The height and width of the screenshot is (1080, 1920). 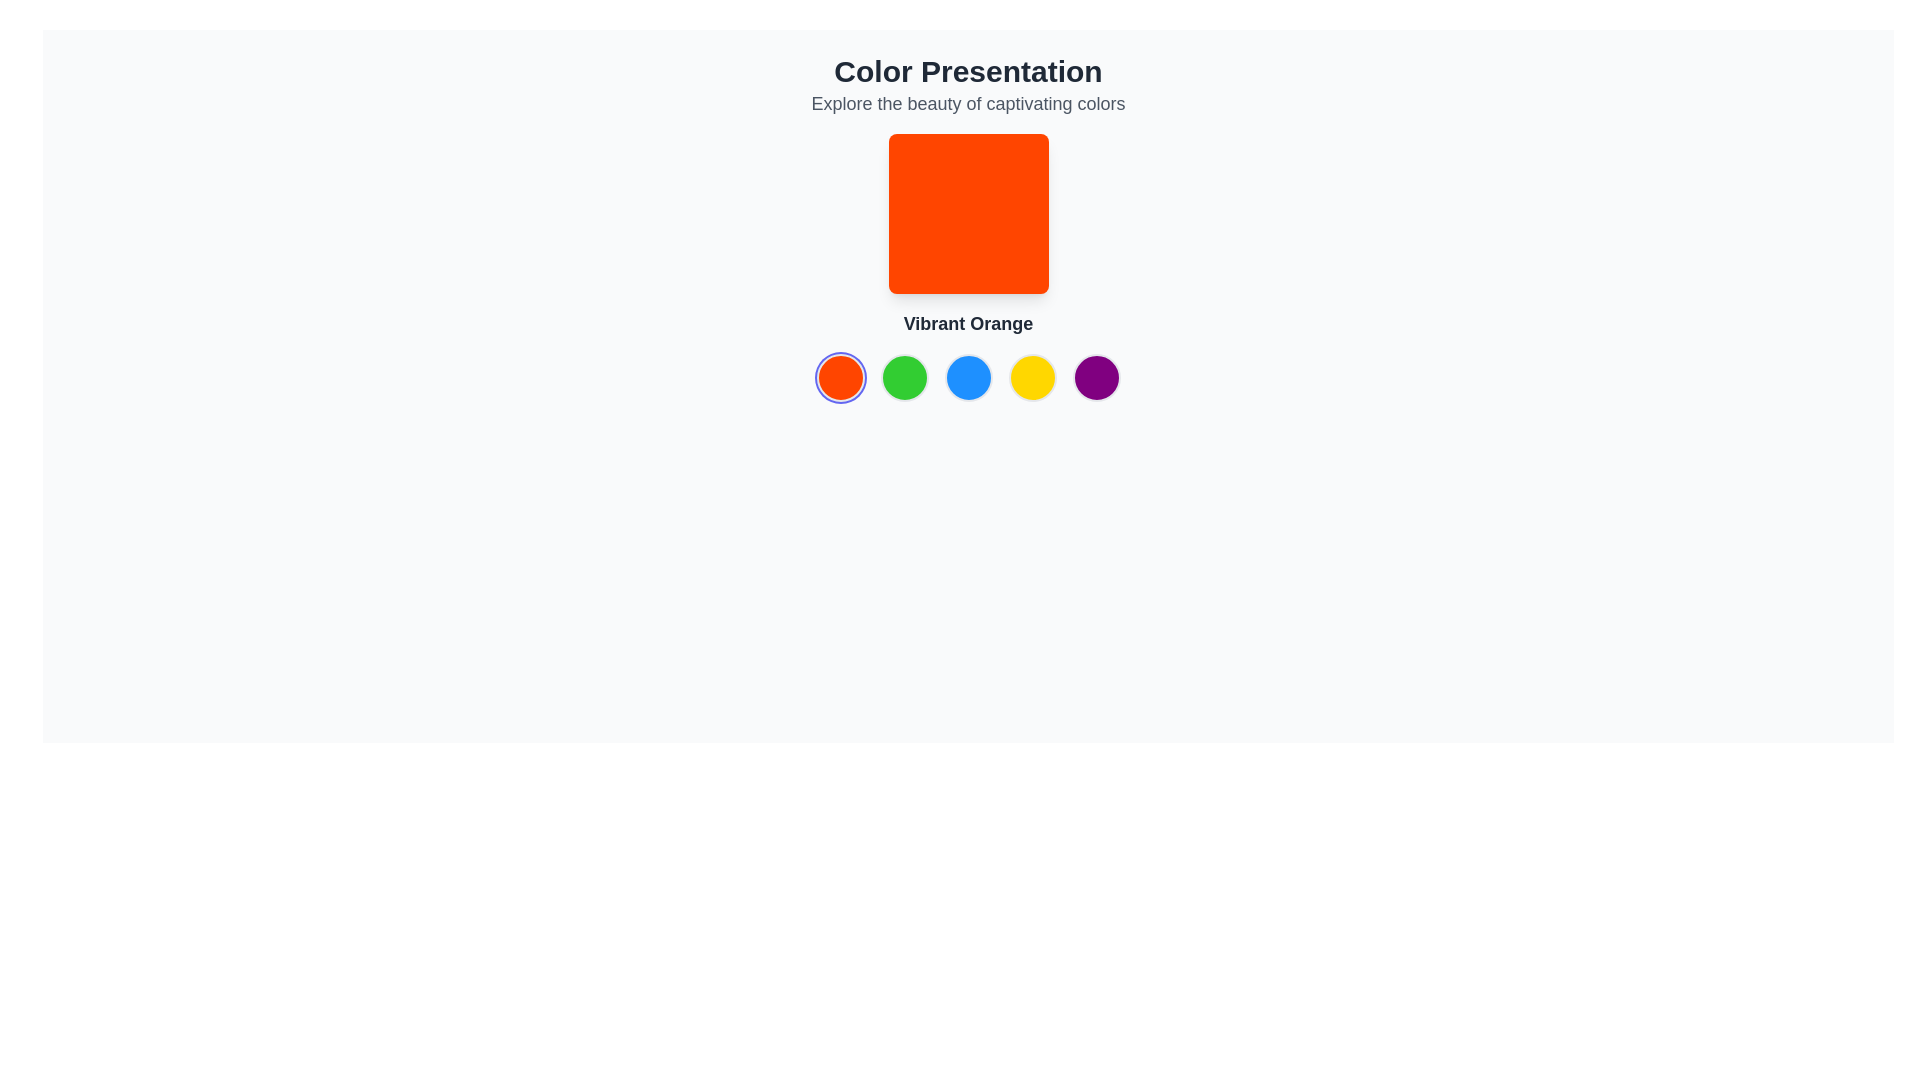 I want to click on the leftmost circular button with an orange background and indigo border below the 'Color Presentation' section, so click(x=840, y=378).